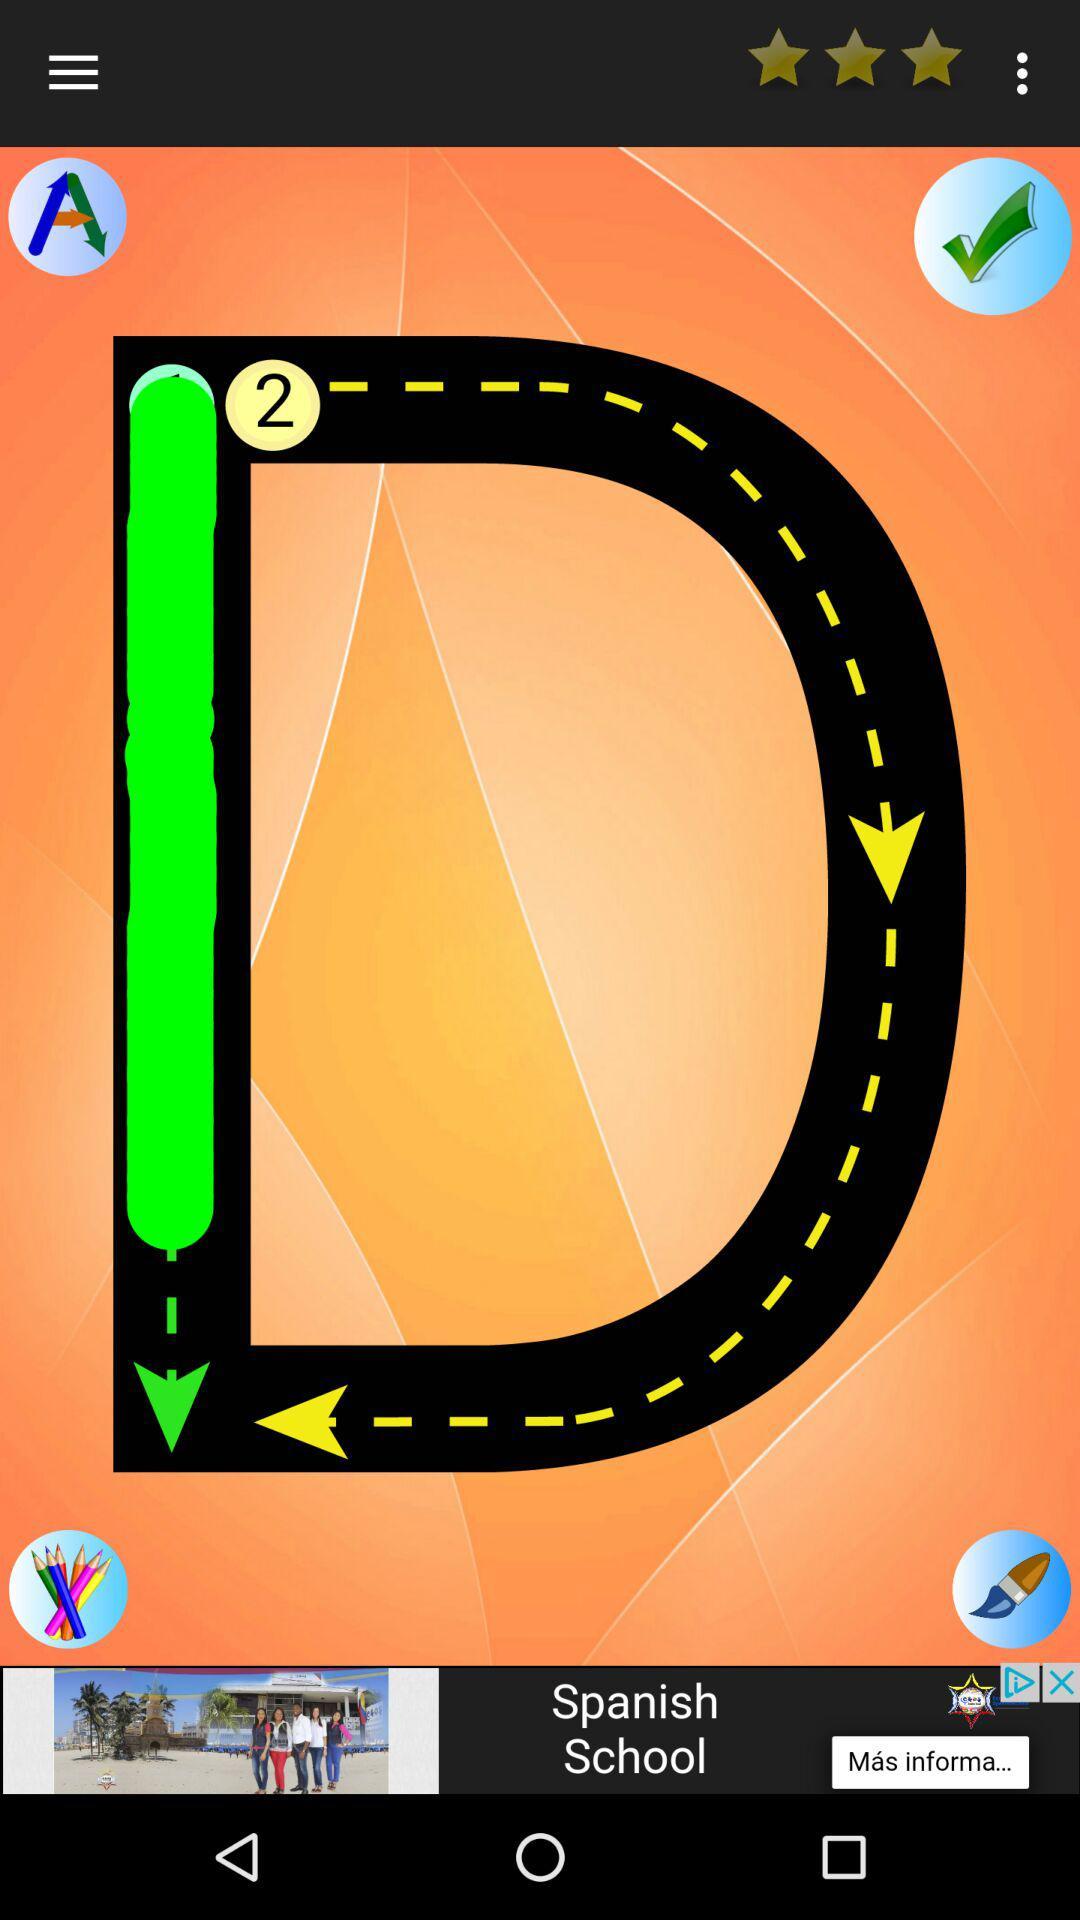 This screenshot has width=1080, height=1920. Describe the element at coordinates (66, 216) in the screenshot. I see `direction` at that location.